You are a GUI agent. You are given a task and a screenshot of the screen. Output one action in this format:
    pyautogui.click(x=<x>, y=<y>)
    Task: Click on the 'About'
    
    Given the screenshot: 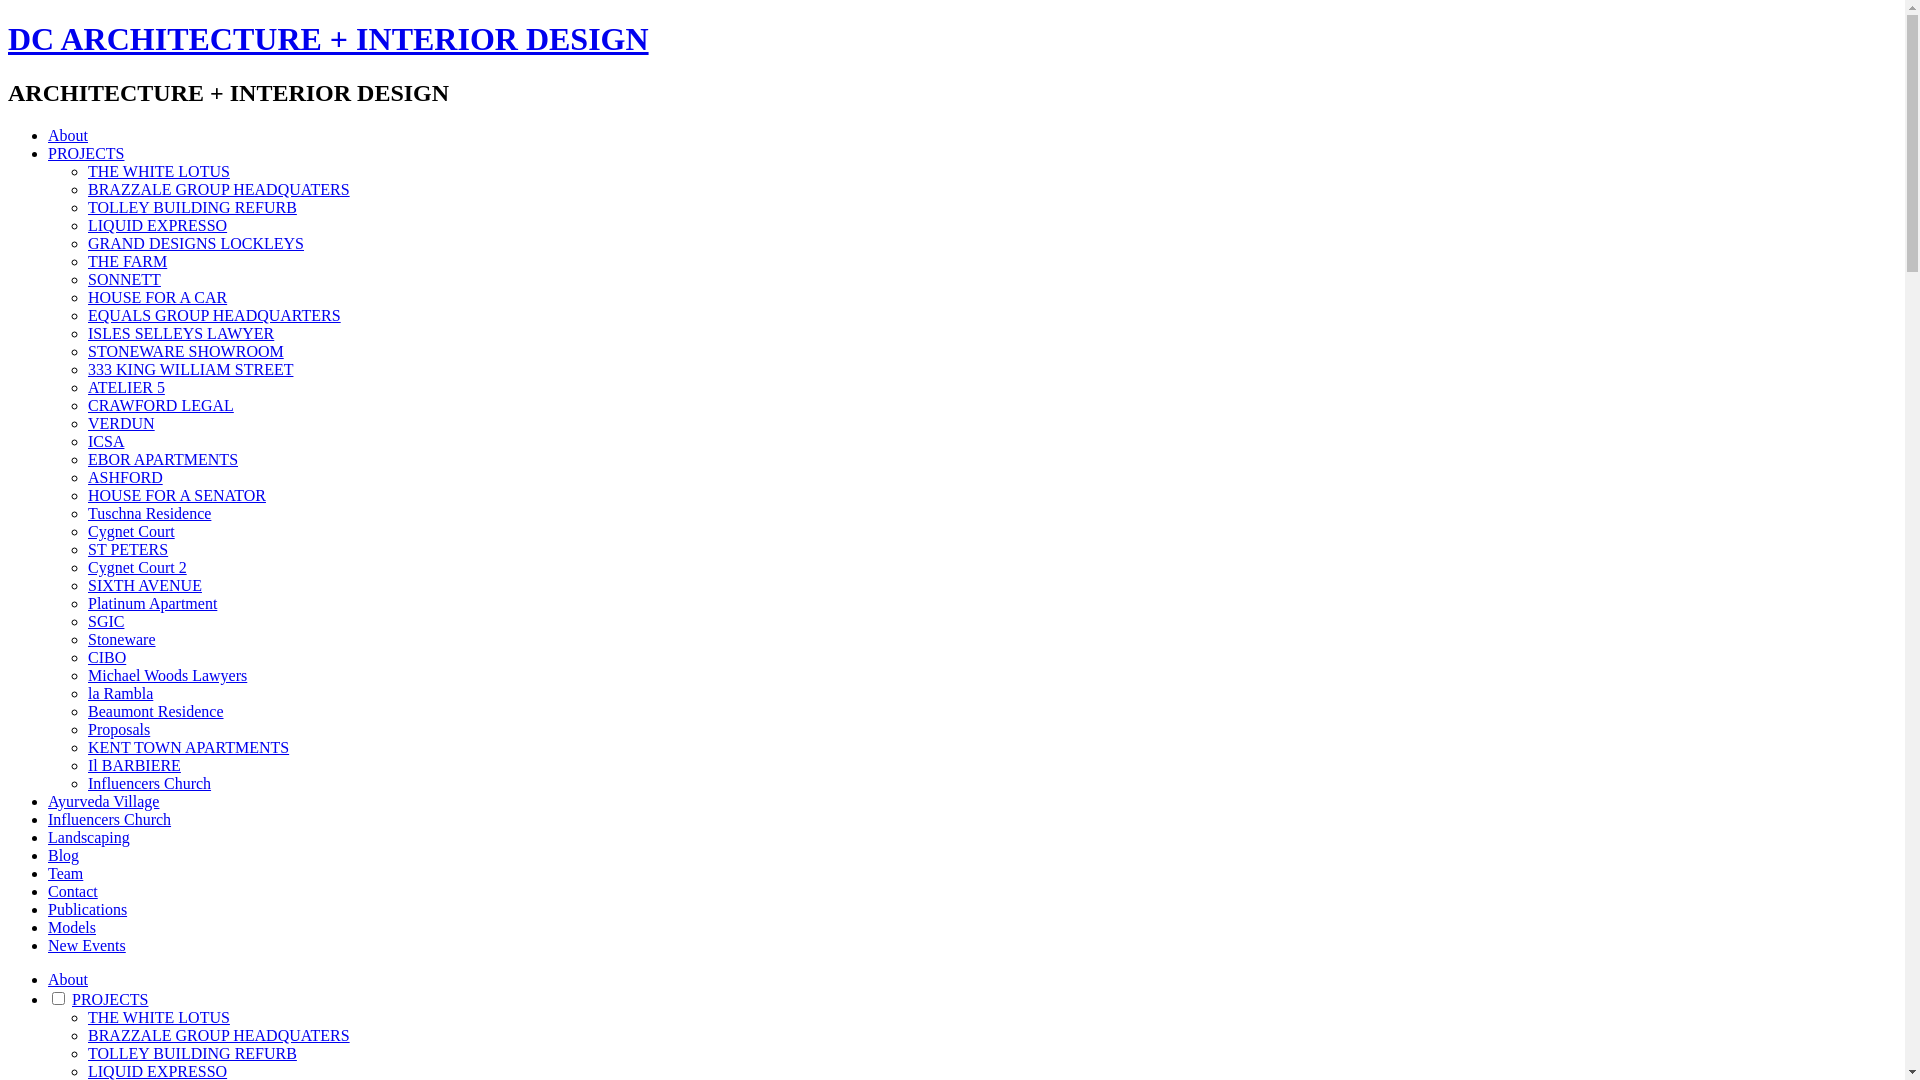 What is the action you would take?
    pyautogui.click(x=67, y=978)
    